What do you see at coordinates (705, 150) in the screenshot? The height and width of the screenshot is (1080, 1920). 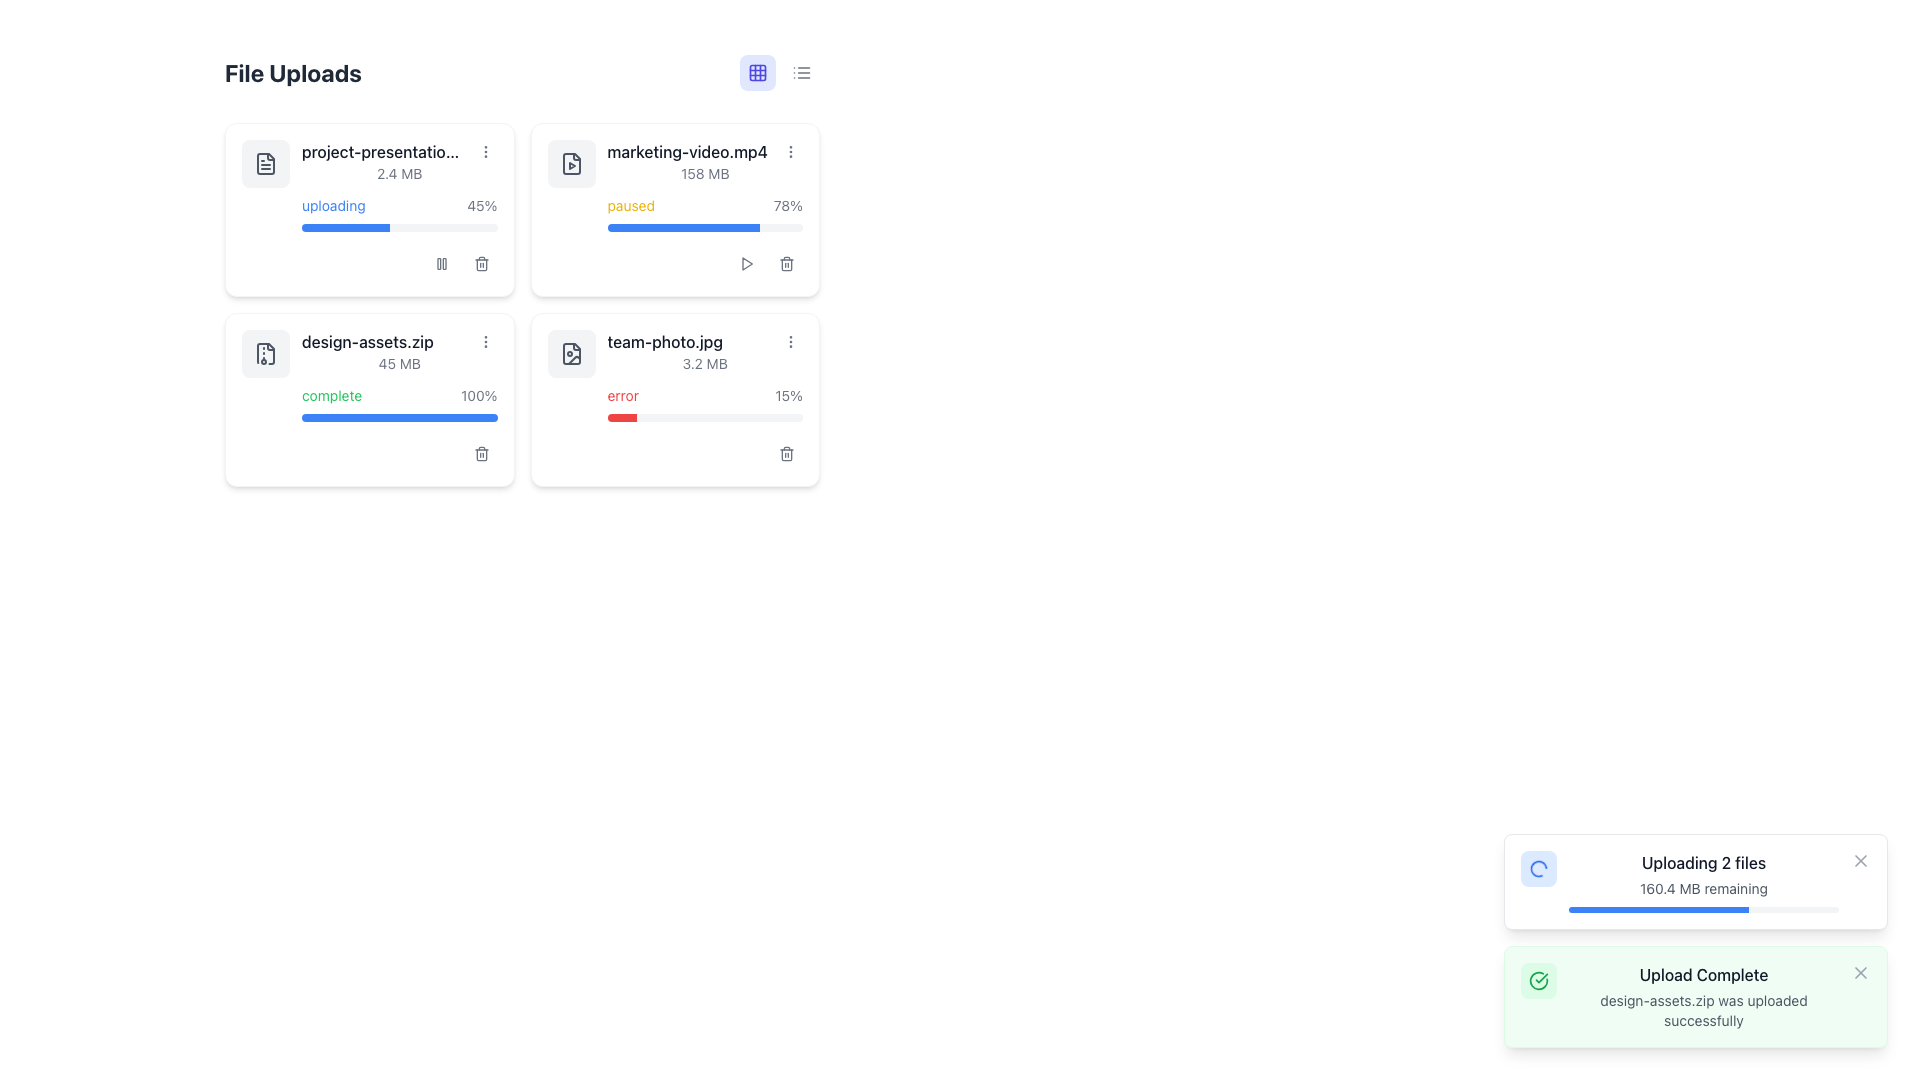 I see `file name displayed in the text label "marketing-video.mp4" located in the second card of the grid display` at bounding box center [705, 150].